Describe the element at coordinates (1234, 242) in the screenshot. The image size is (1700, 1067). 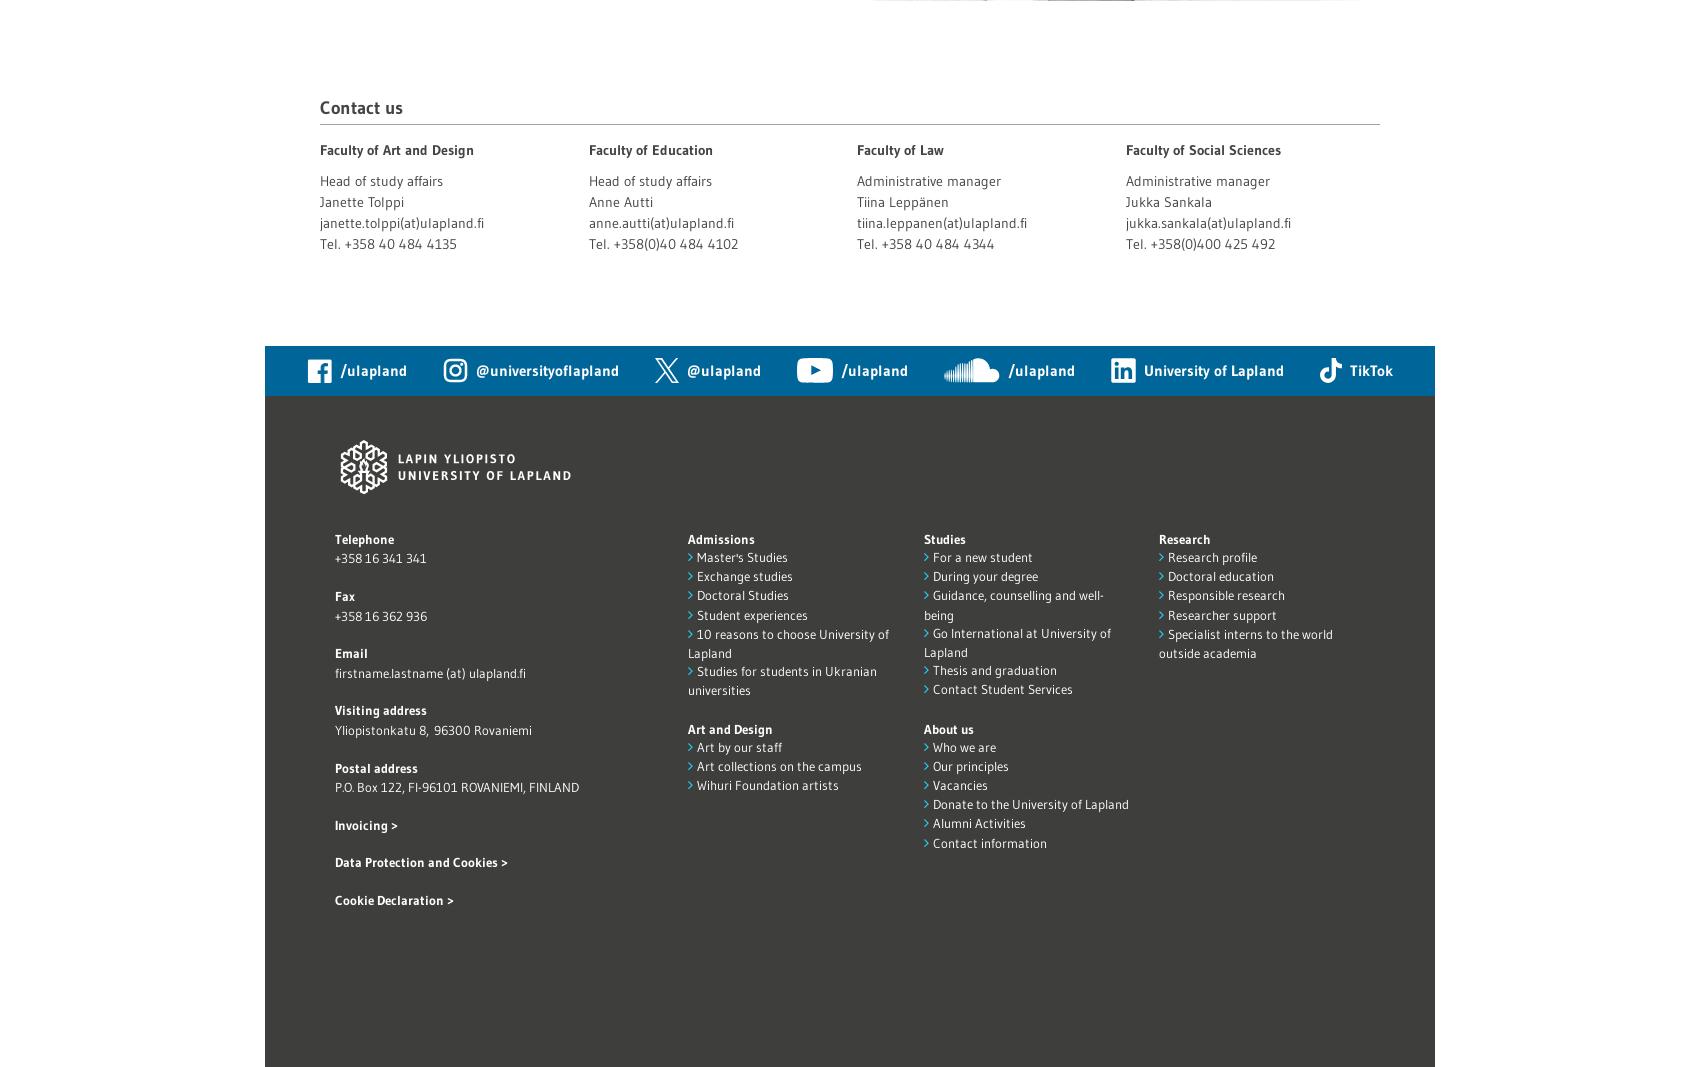
I see `'400 425 492'` at that location.